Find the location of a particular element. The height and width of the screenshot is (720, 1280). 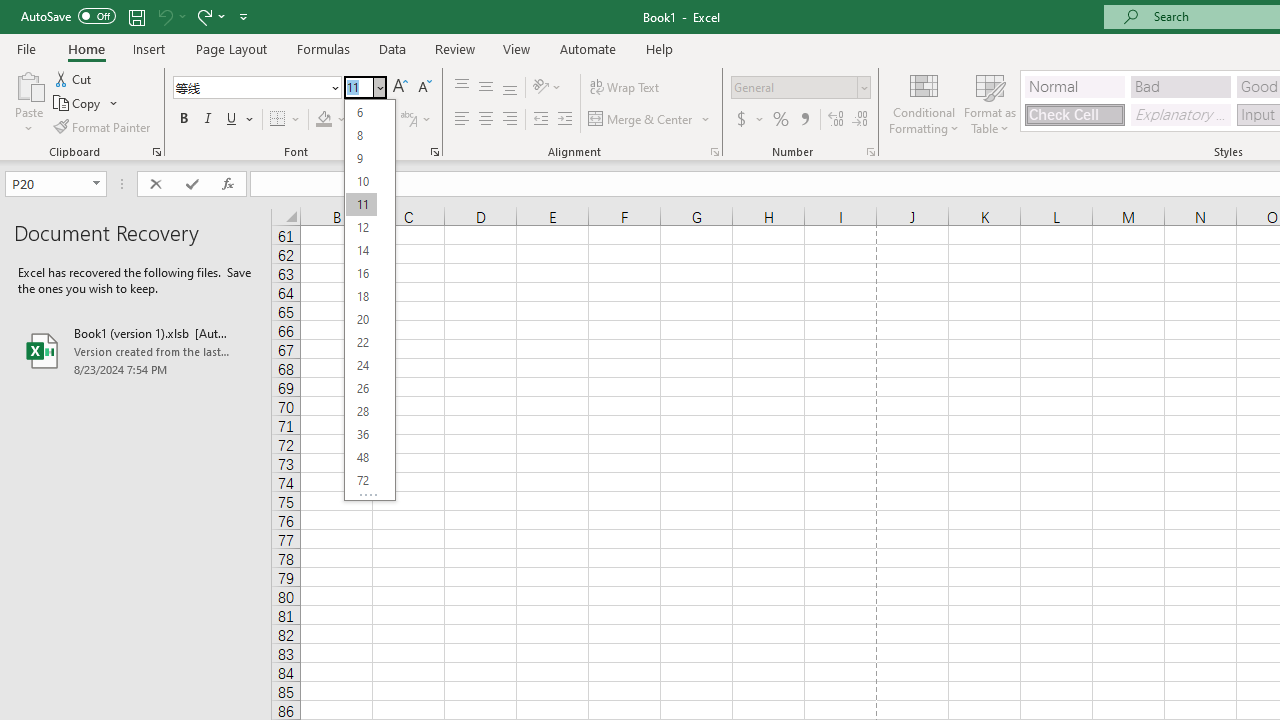

'Name Box' is located at coordinates (47, 183).